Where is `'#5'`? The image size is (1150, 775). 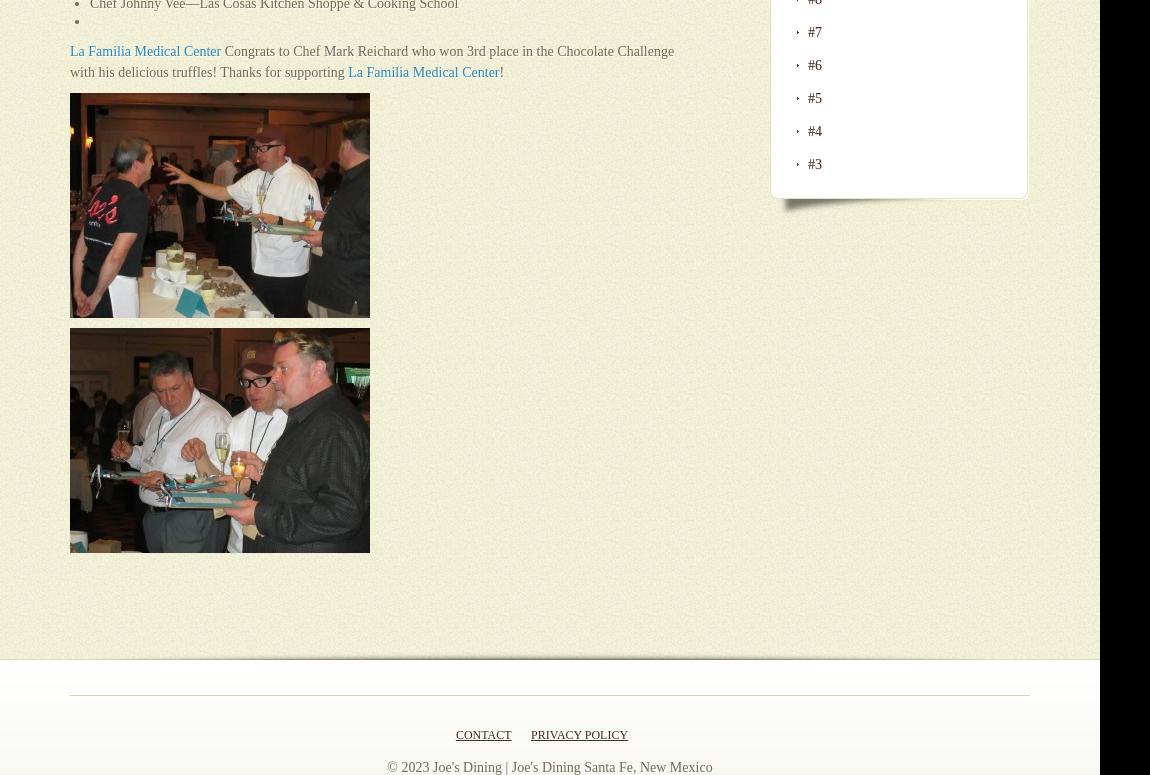
'#5' is located at coordinates (814, 98).